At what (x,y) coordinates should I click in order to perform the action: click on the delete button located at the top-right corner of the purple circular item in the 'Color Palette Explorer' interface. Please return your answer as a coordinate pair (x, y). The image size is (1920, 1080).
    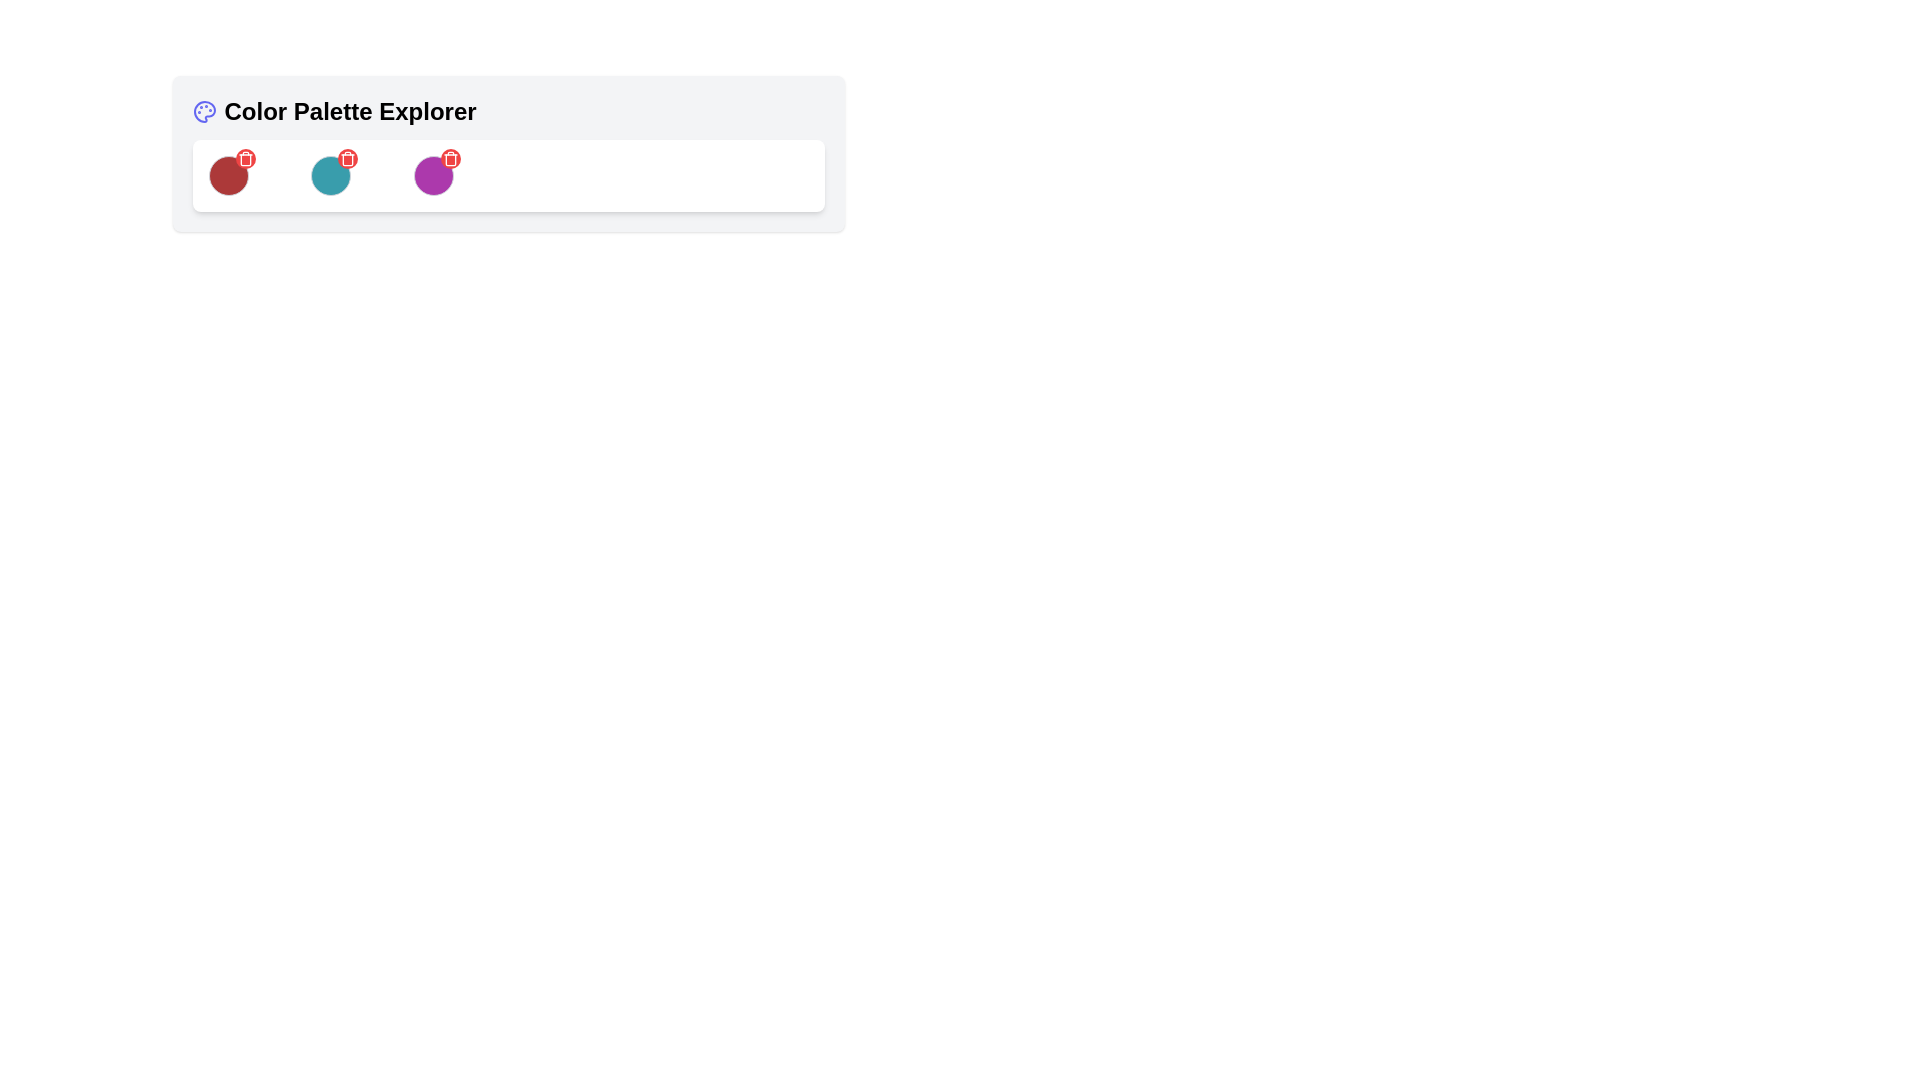
    Looking at the image, I should click on (449, 157).